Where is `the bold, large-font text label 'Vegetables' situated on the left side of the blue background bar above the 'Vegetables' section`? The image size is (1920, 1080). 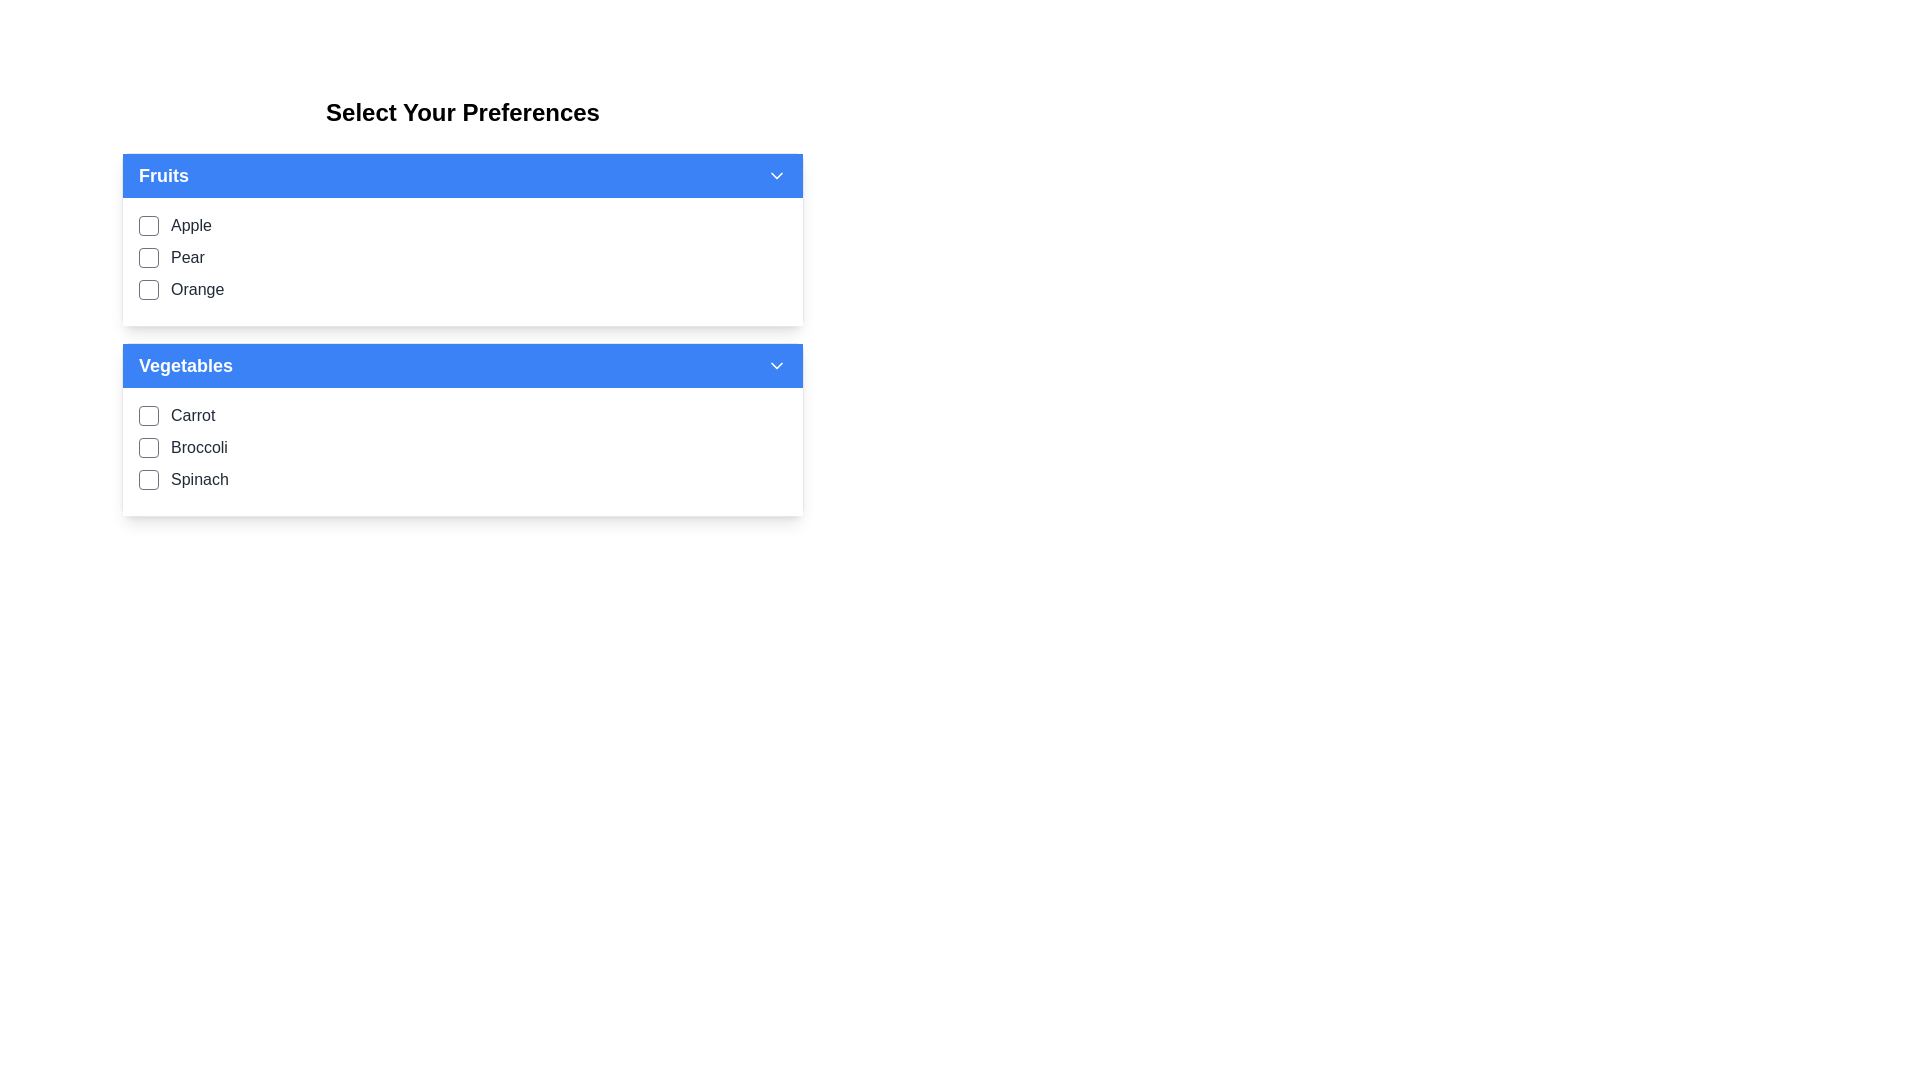
the bold, large-font text label 'Vegetables' situated on the left side of the blue background bar above the 'Vegetables' section is located at coordinates (186, 366).